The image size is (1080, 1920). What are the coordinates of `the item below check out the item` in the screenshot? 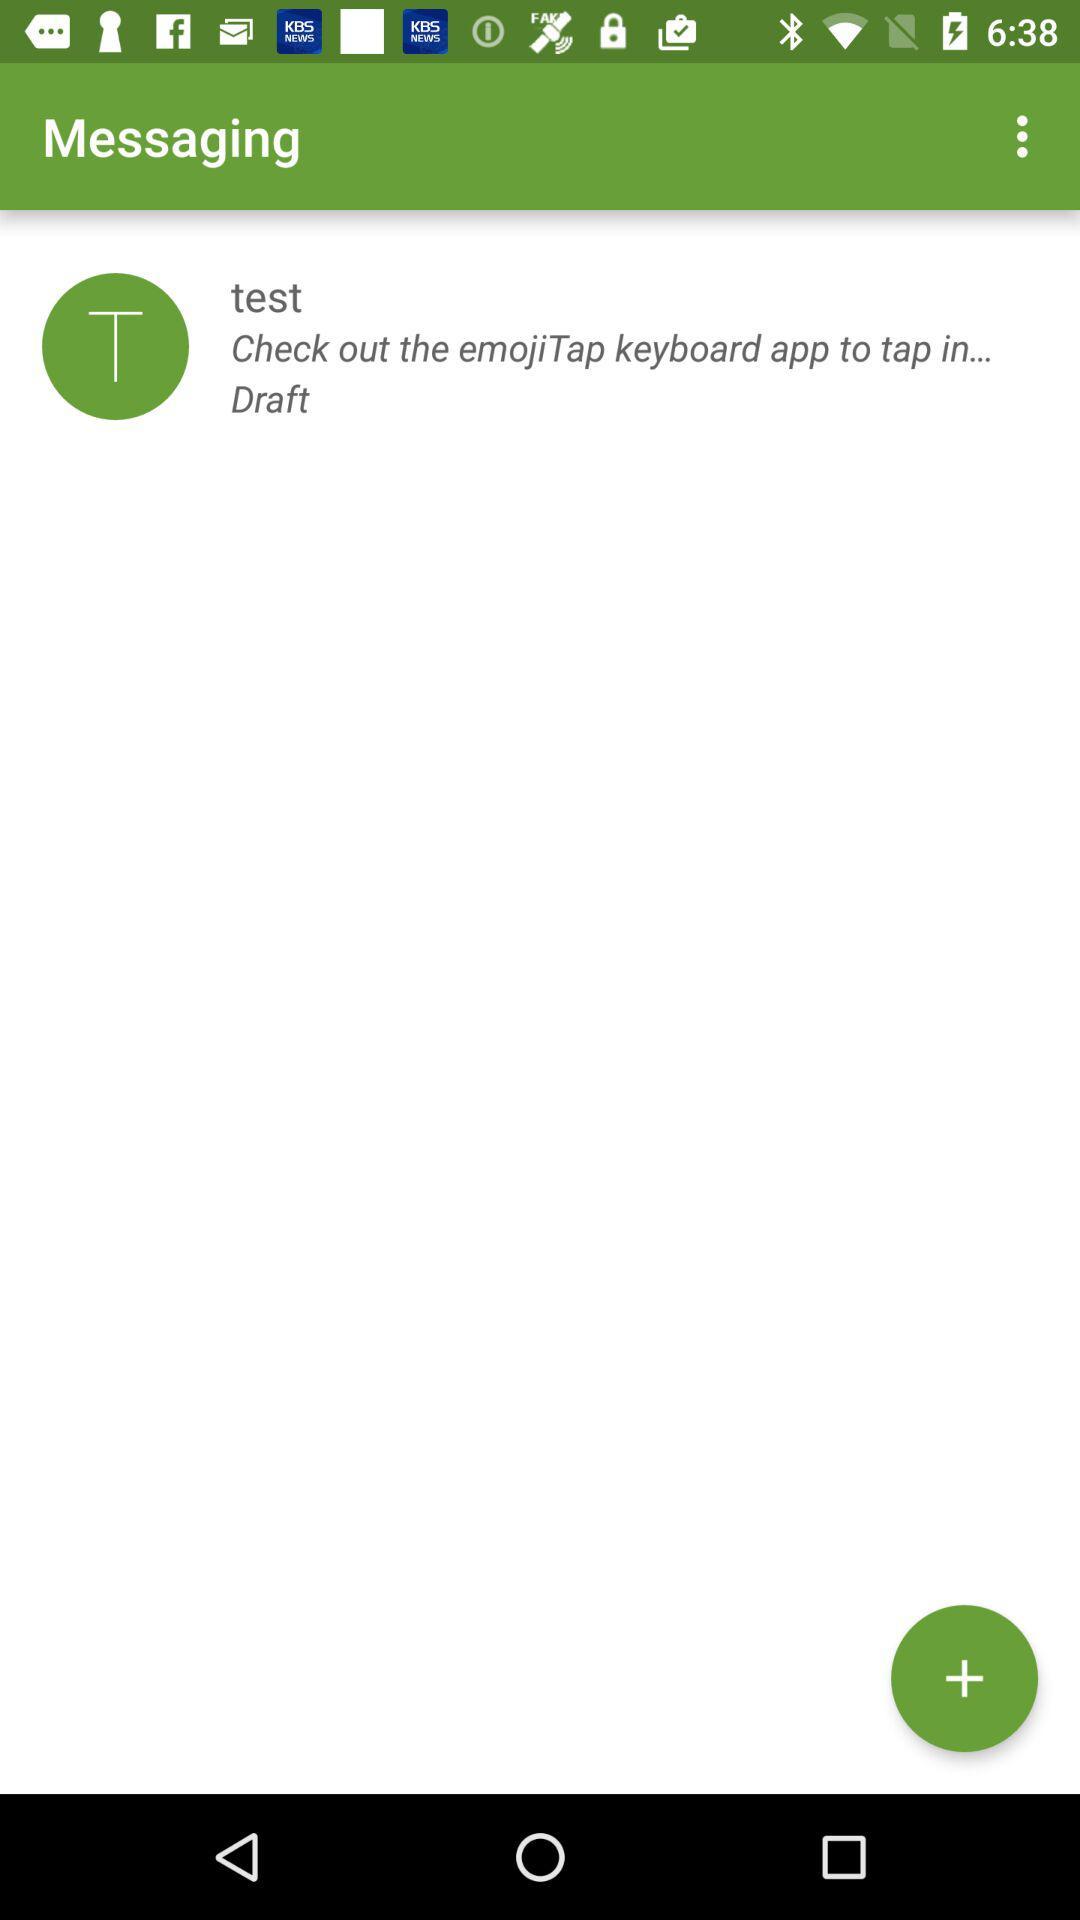 It's located at (963, 1678).